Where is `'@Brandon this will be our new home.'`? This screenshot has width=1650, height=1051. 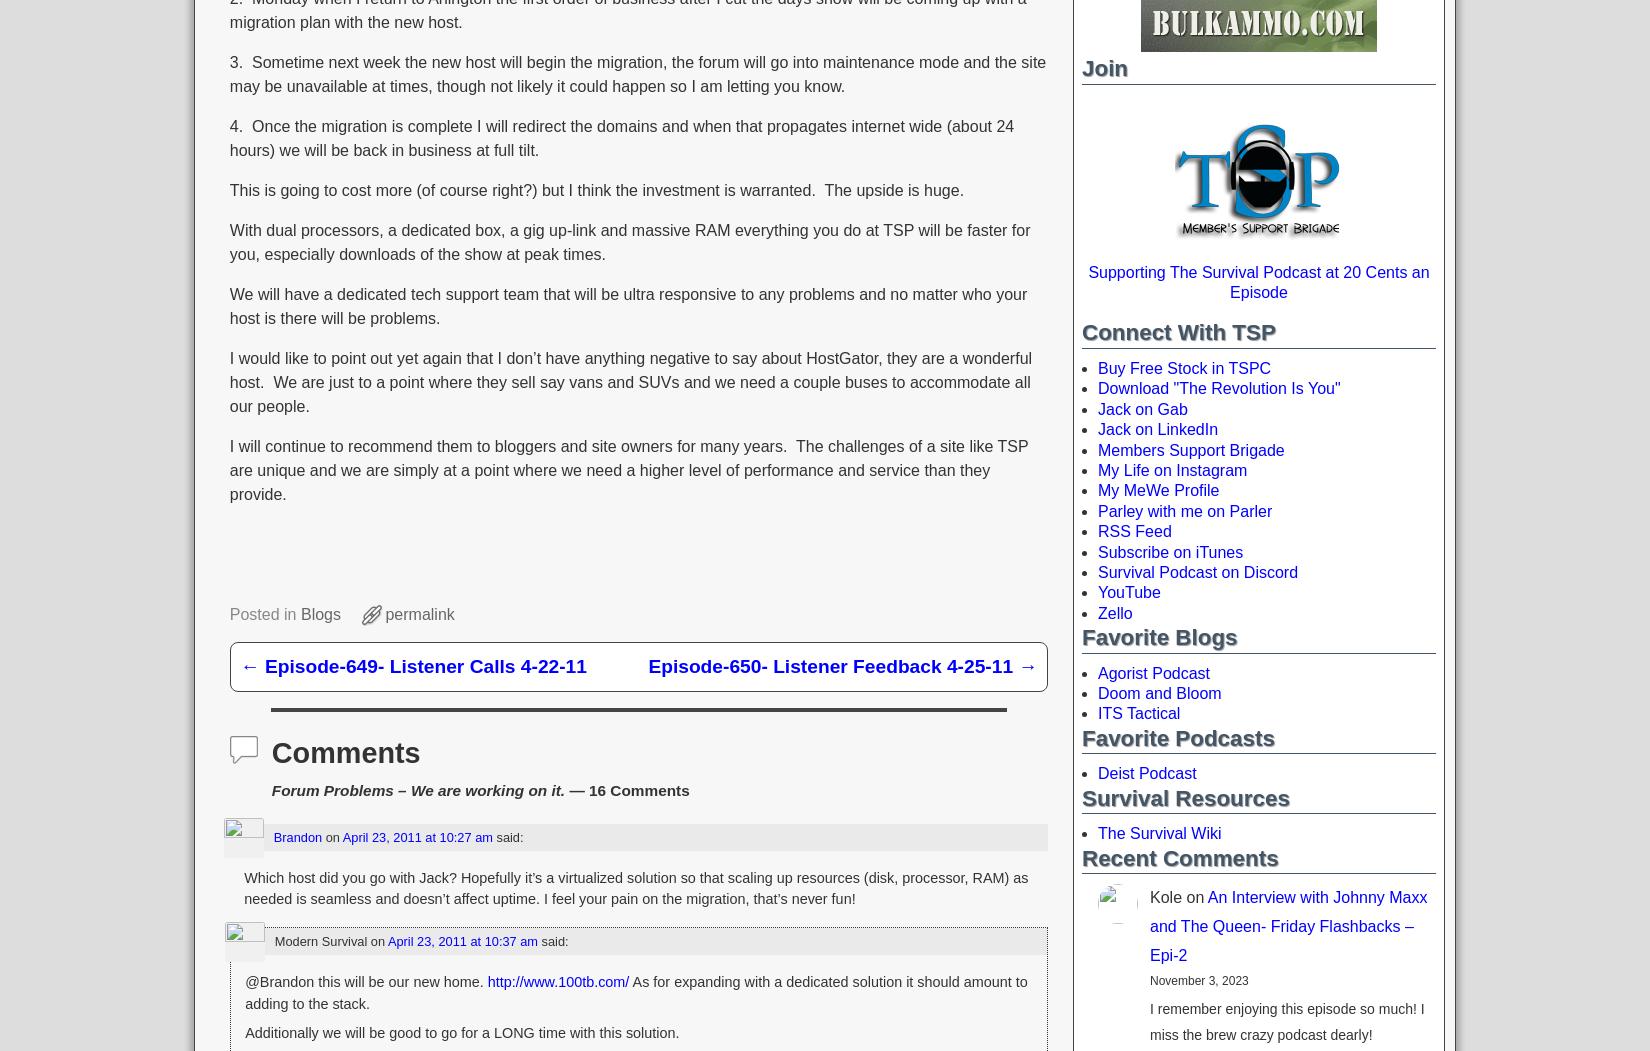
'@Brandon this will be our new home.' is located at coordinates (365, 981).